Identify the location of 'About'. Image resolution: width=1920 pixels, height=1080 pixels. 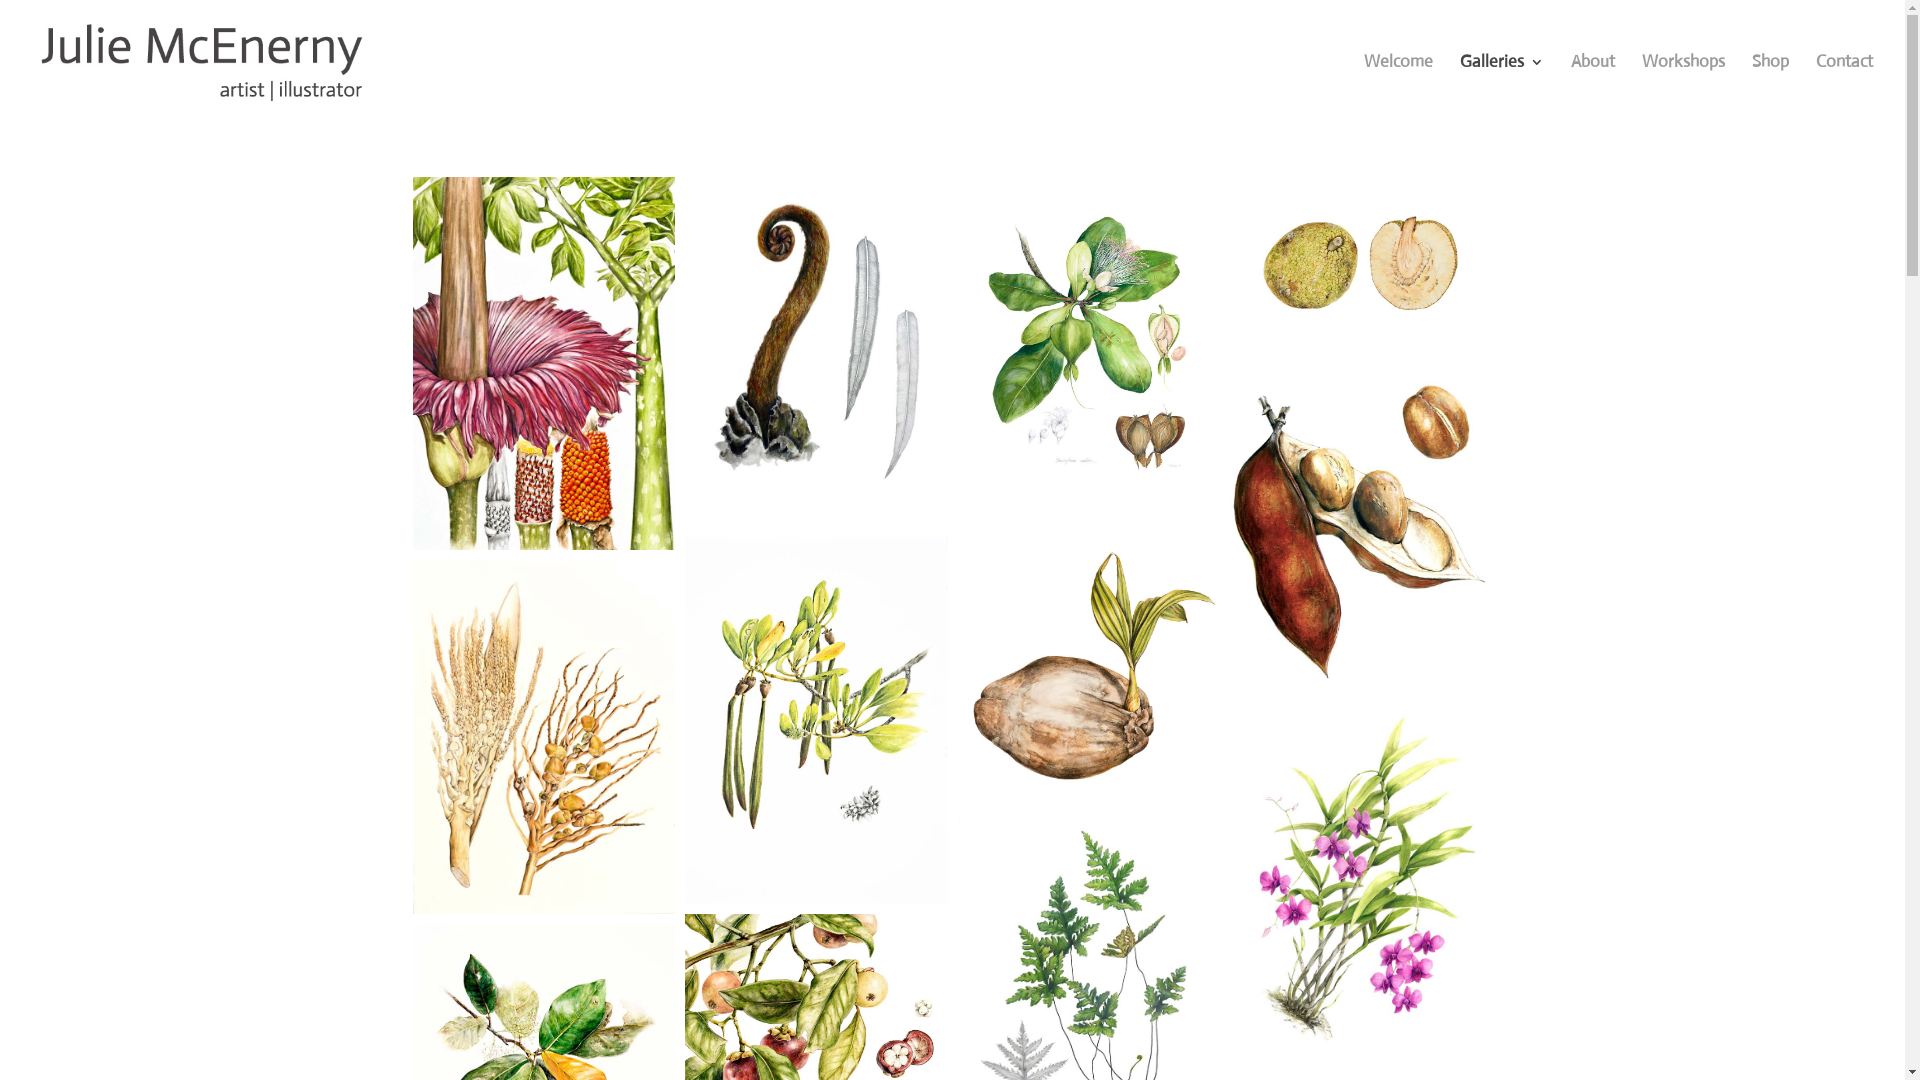
(1569, 88).